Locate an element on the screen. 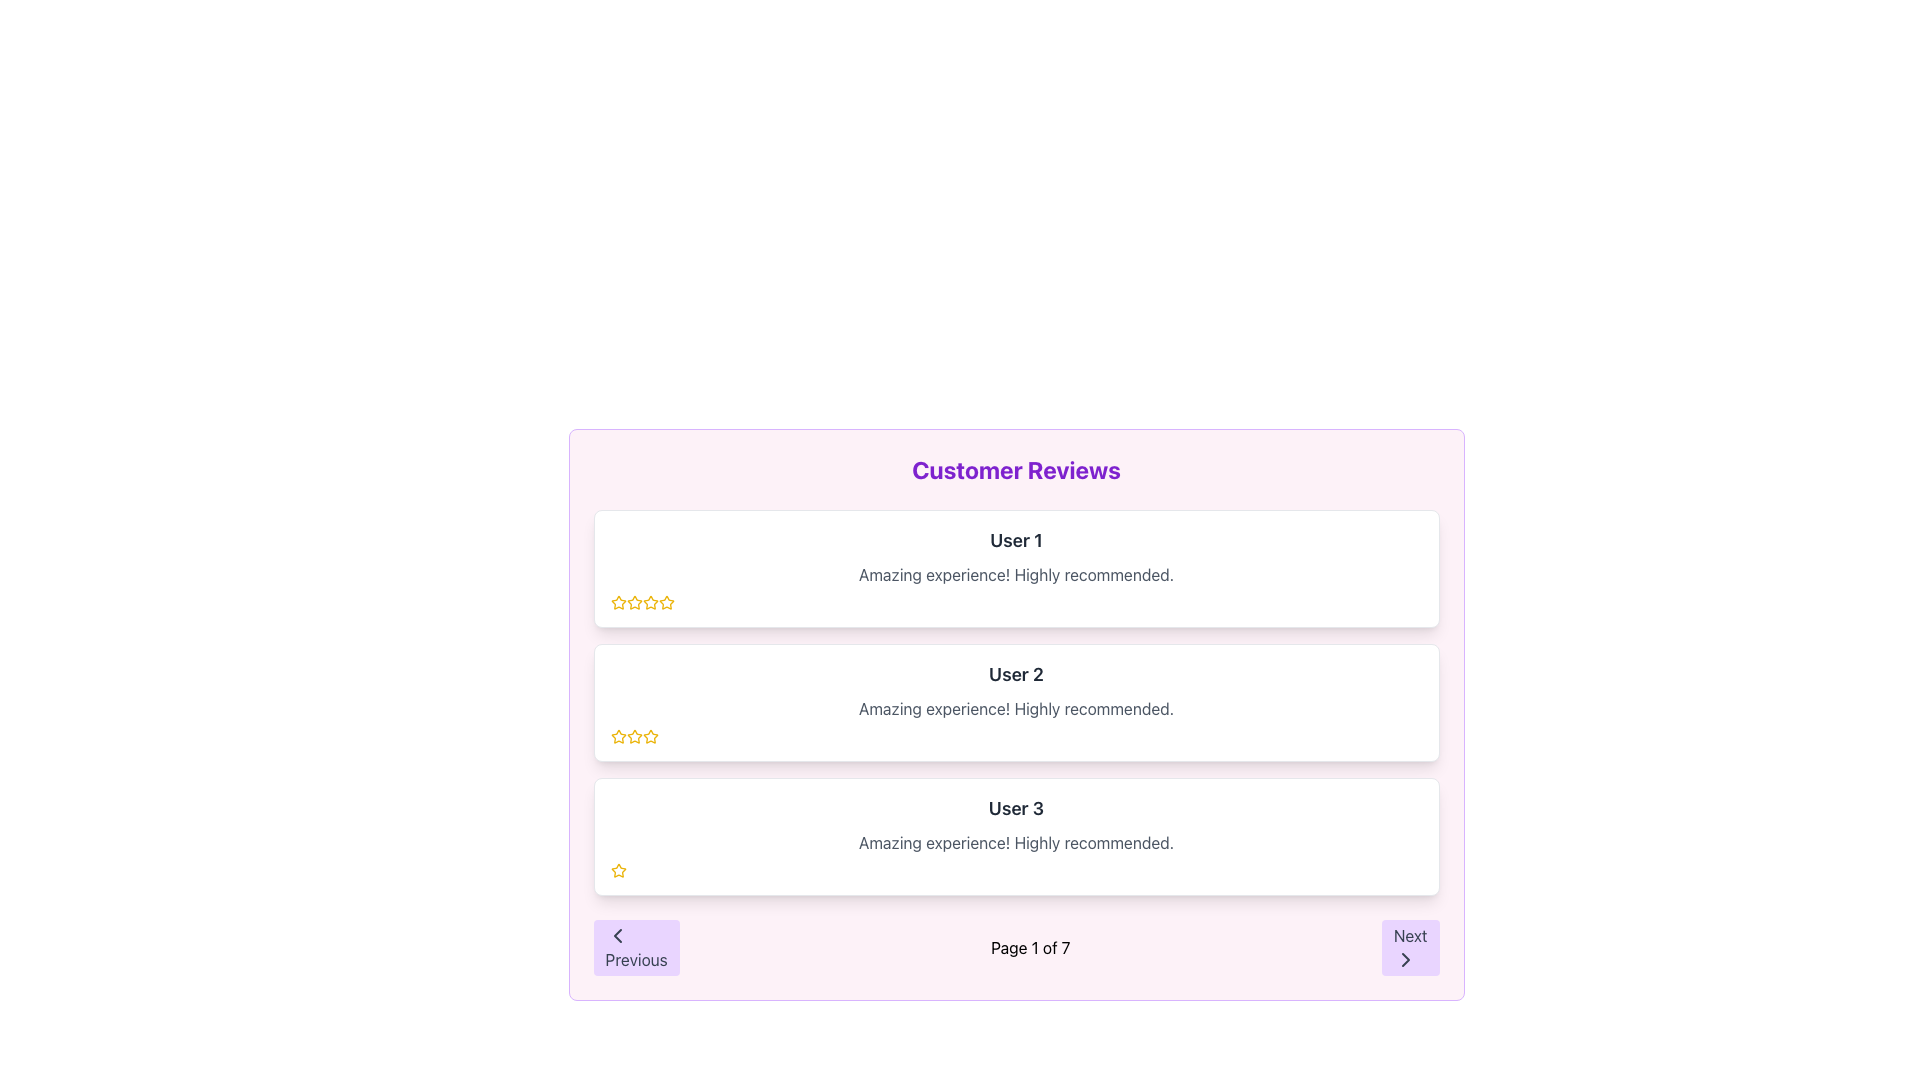 The height and width of the screenshot is (1080, 1920). the third star icon in the ratings section of User 2's review is located at coordinates (650, 736).